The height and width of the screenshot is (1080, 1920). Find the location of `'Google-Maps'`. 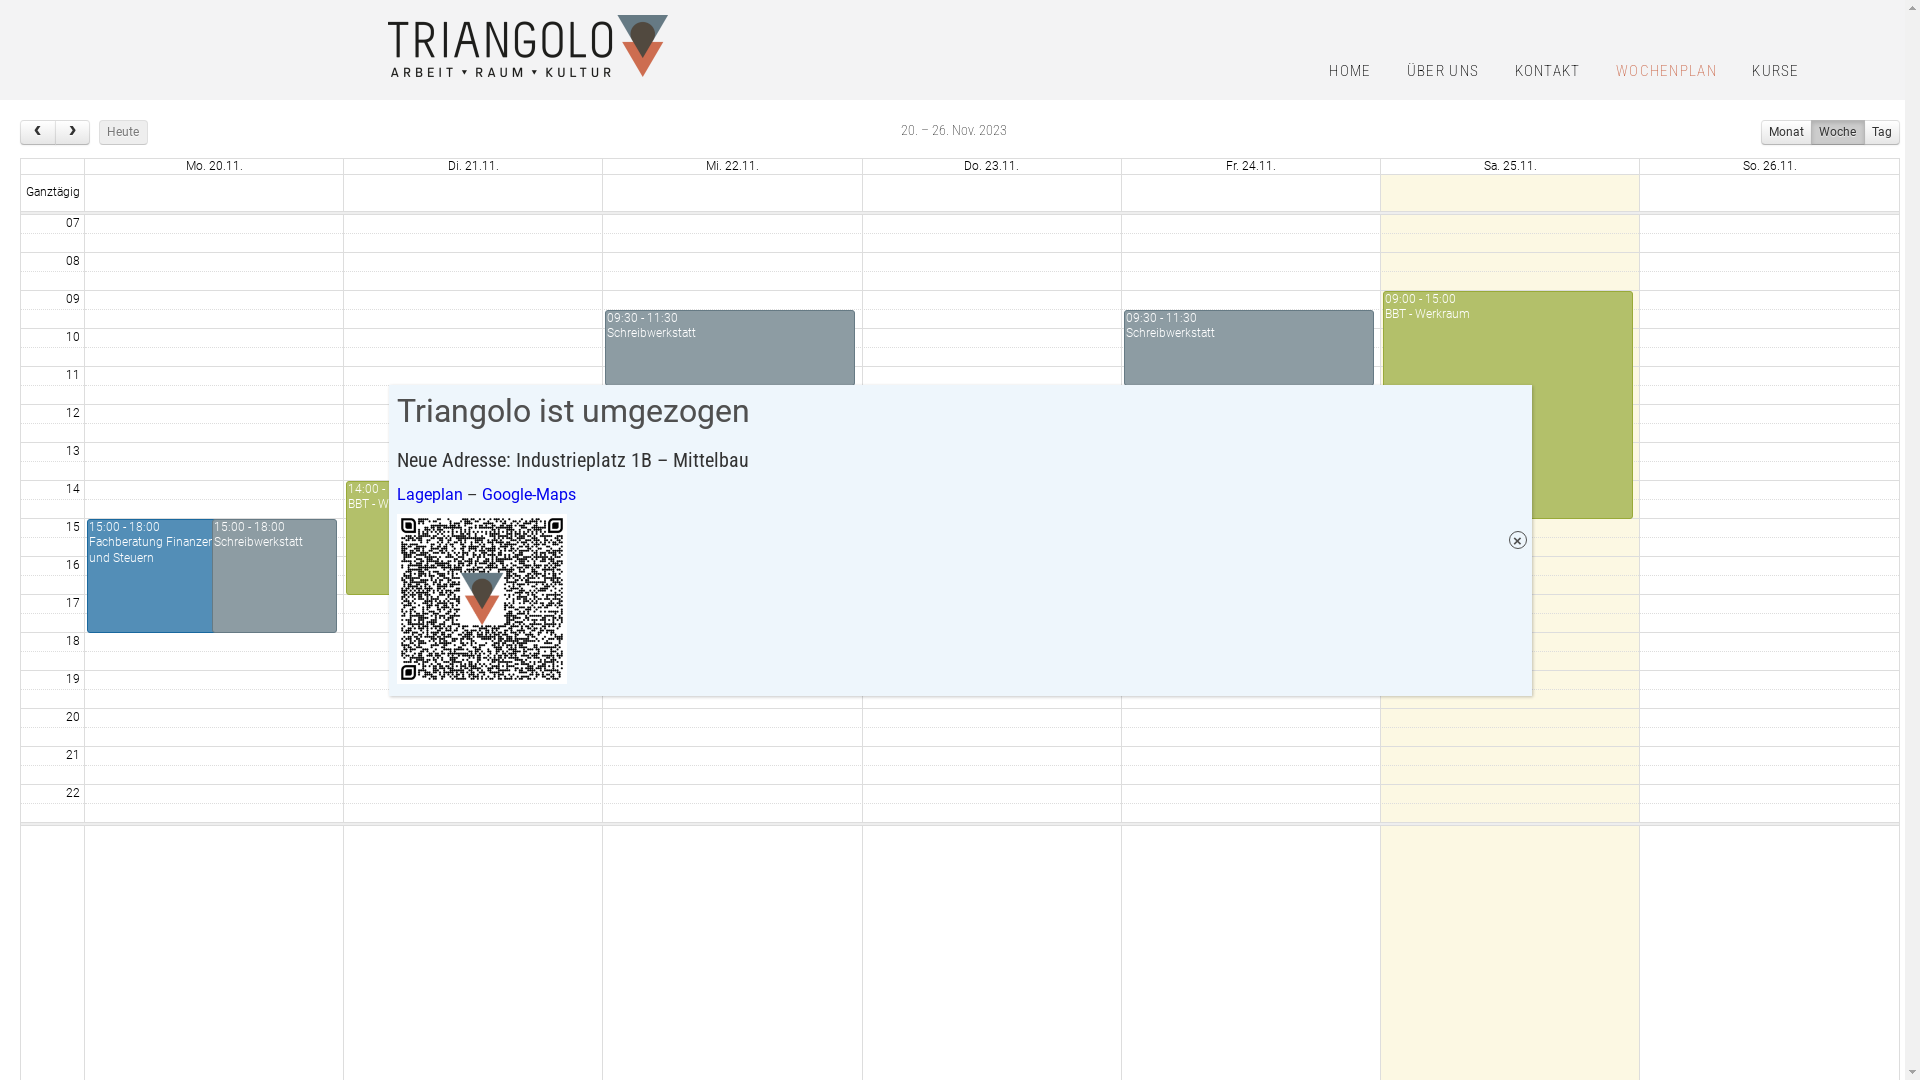

'Google-Maps' is located at coordinates (528, 493).